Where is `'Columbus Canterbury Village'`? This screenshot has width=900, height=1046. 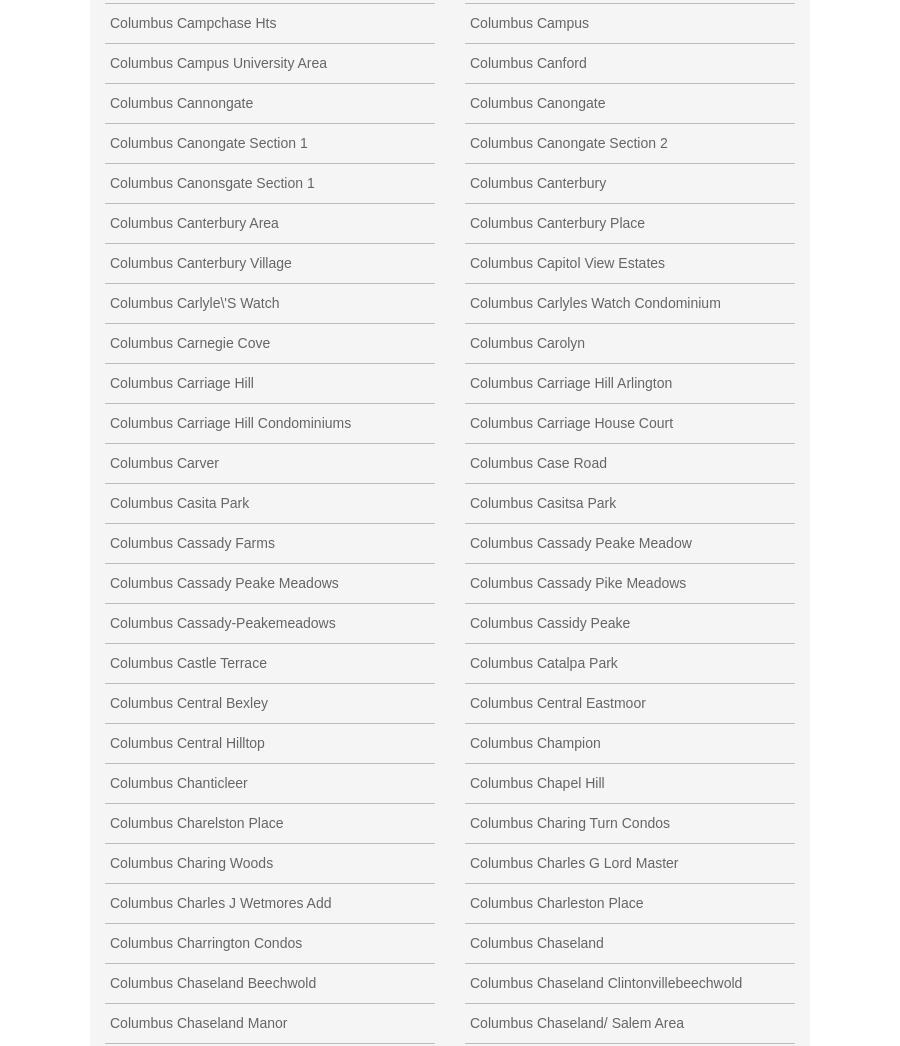 'Columbus Canterbury Village' is located at coordinates (108, 262).